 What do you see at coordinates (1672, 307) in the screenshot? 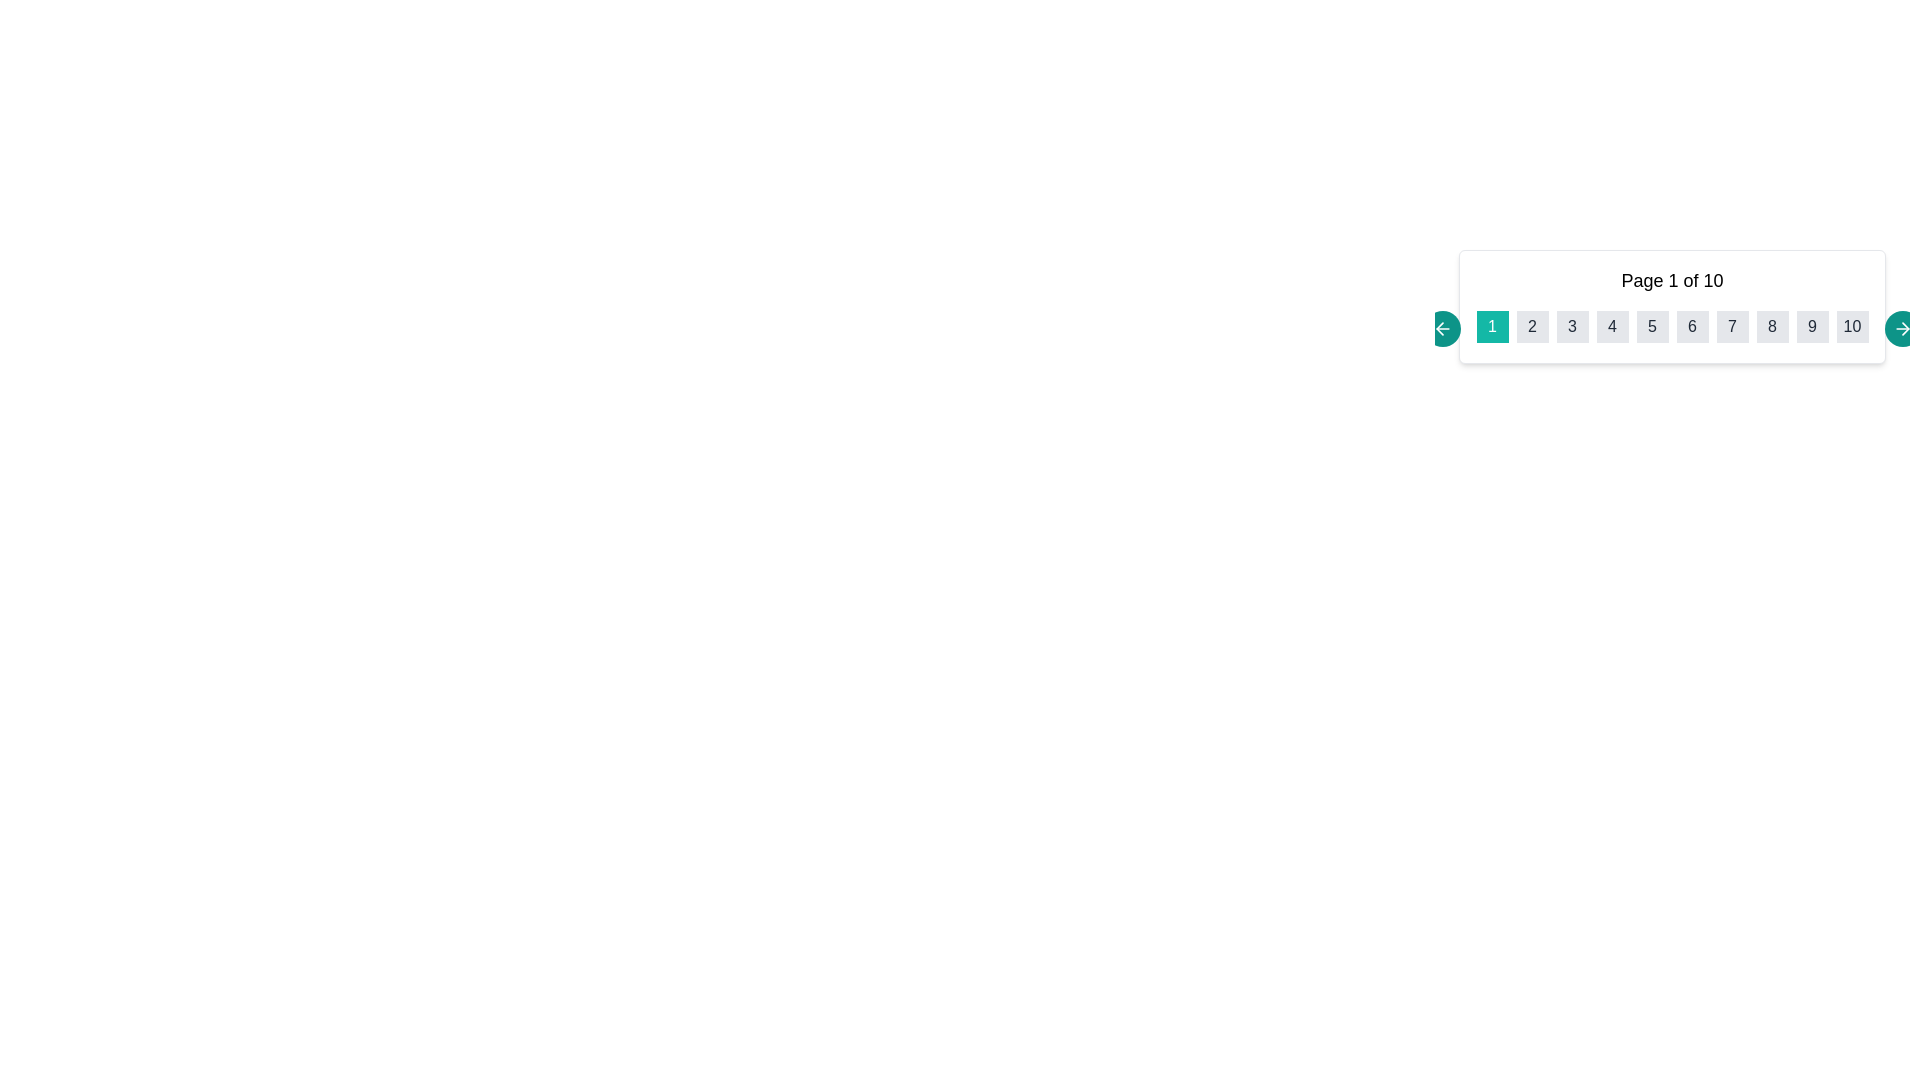
I see `the navigation button on the pagination control to move to a different page` at bounding box center [1672, 307].